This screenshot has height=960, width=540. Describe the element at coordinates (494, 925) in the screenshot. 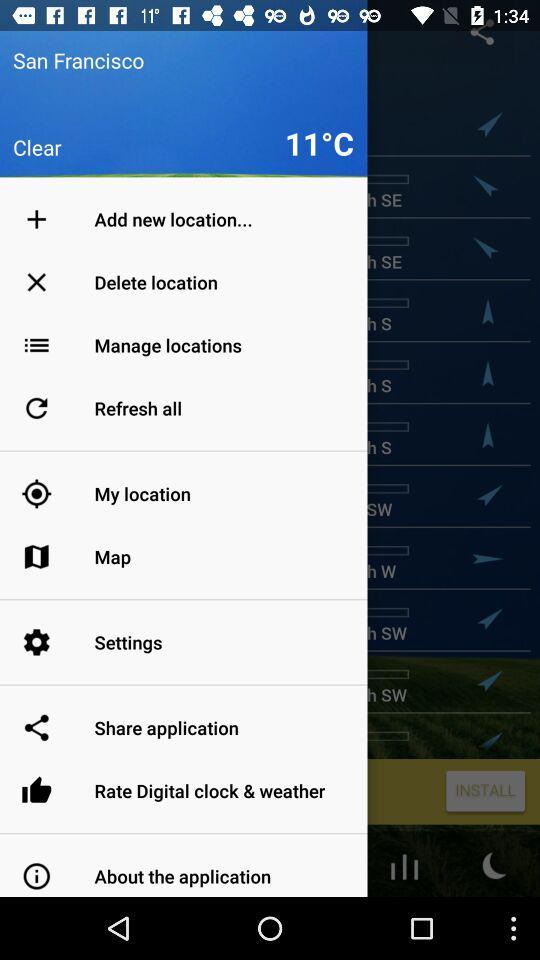

I see `the weather icon` at that location.